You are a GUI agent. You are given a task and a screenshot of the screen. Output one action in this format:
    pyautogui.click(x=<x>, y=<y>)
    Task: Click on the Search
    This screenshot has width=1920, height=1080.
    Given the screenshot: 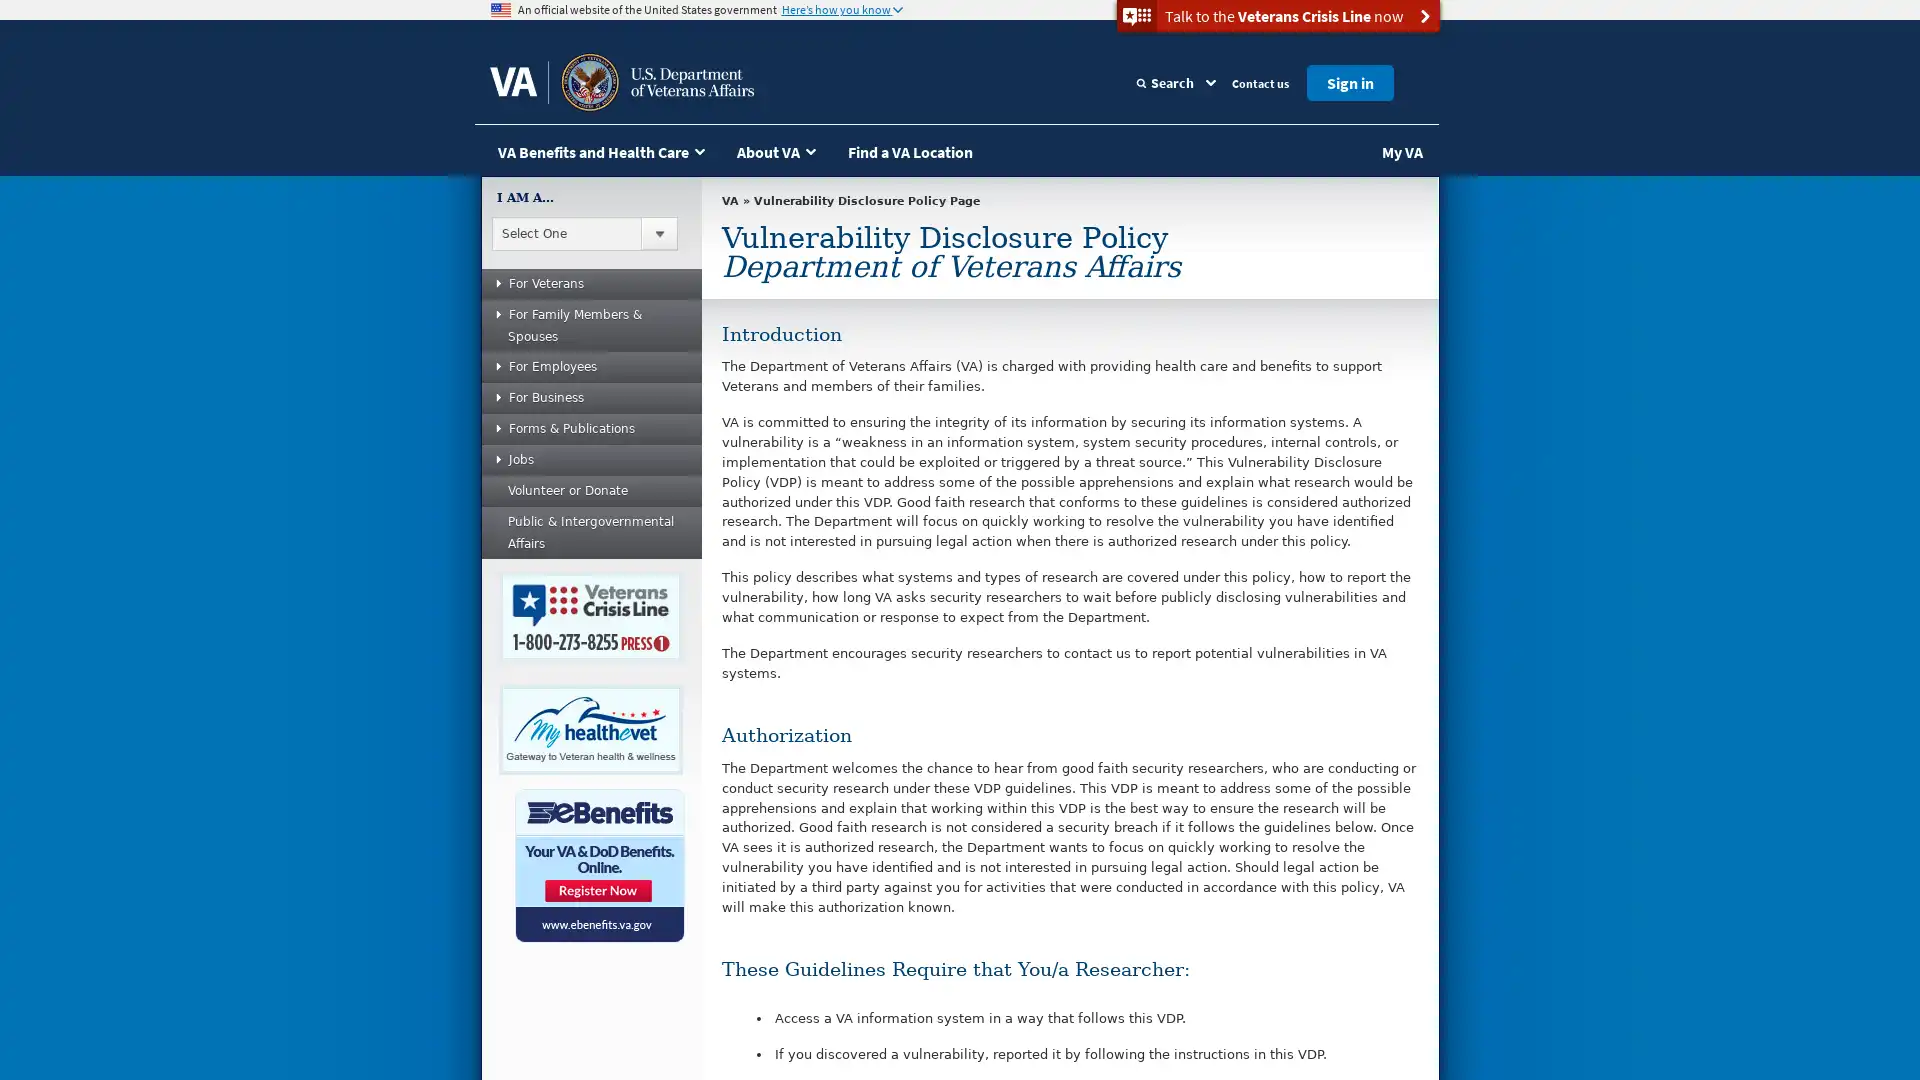 What is the action you would take?
    pyautogui.click(x=1174, y=81)
    